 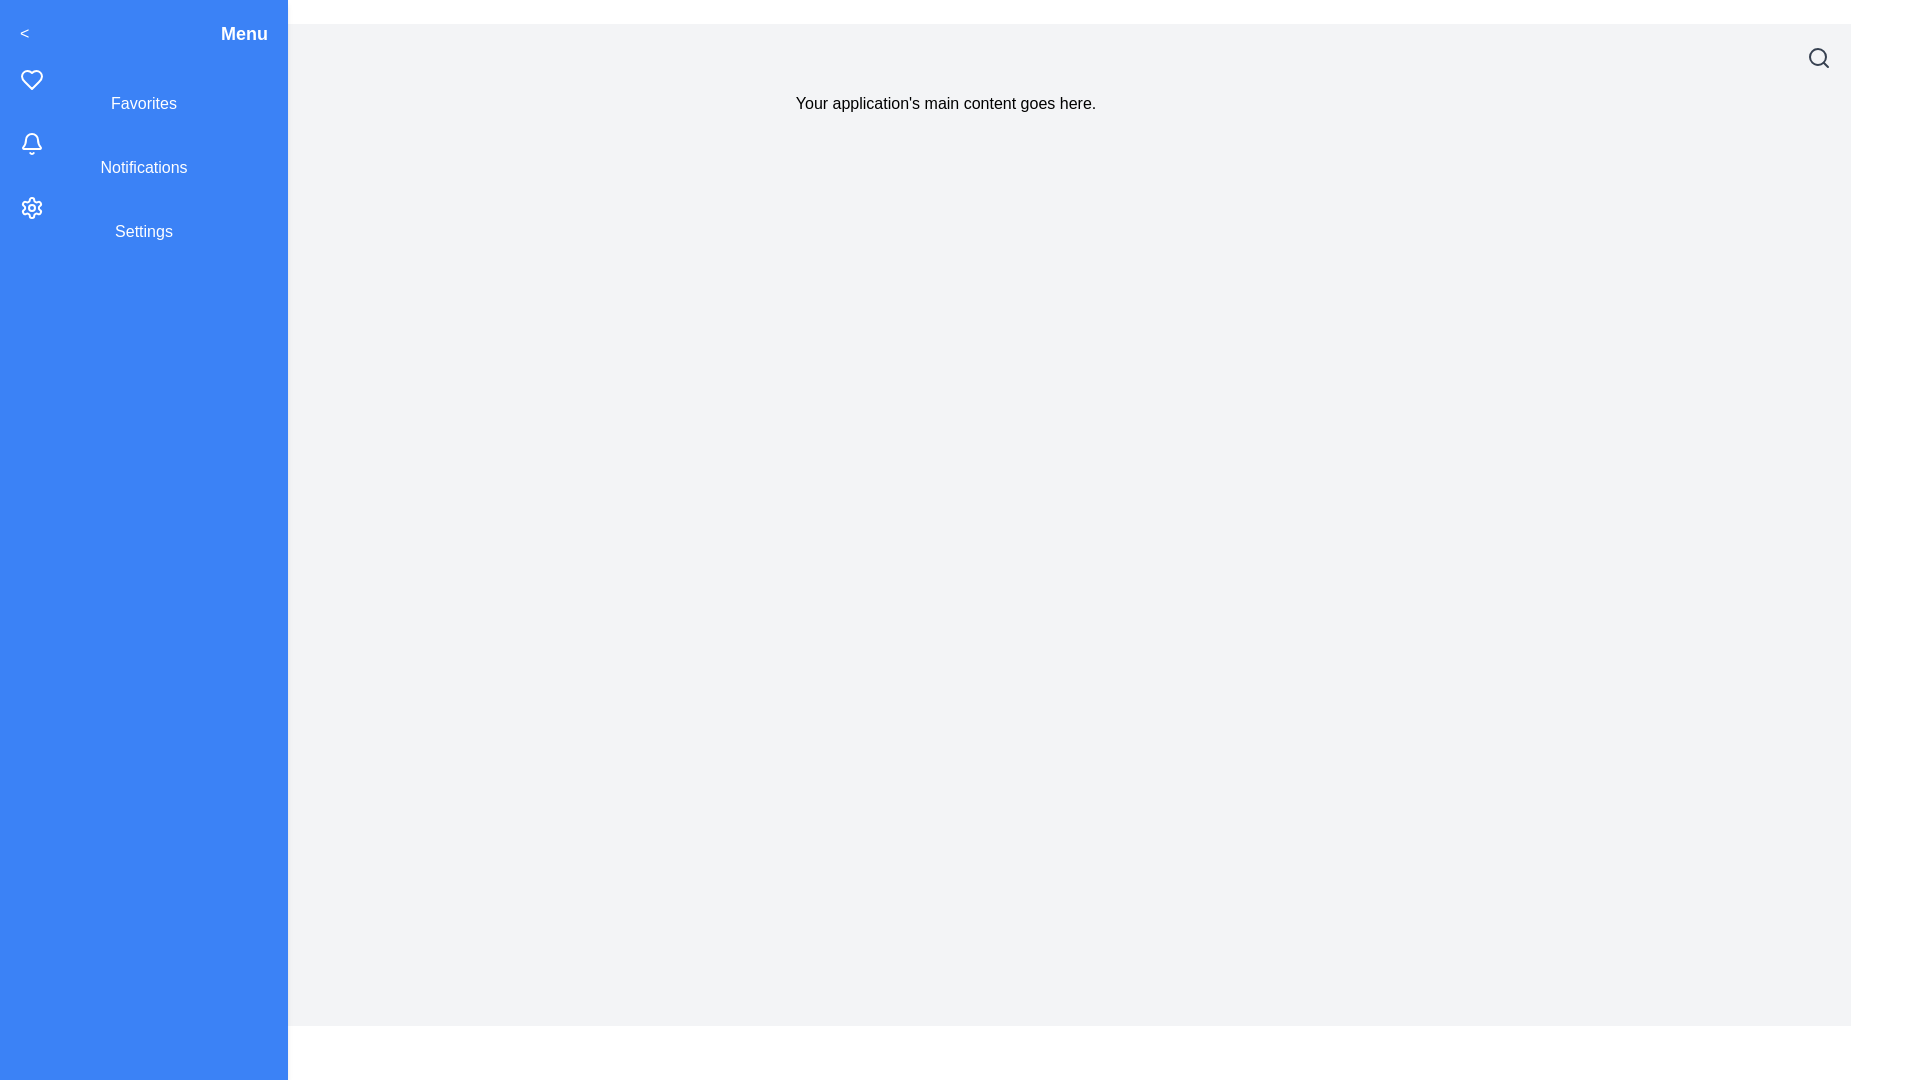 What do you see at coordinates (143, 92) in the screenshot?
I see `the 'Favorites' menu item in the drawer` at bounding box center [143, 92].